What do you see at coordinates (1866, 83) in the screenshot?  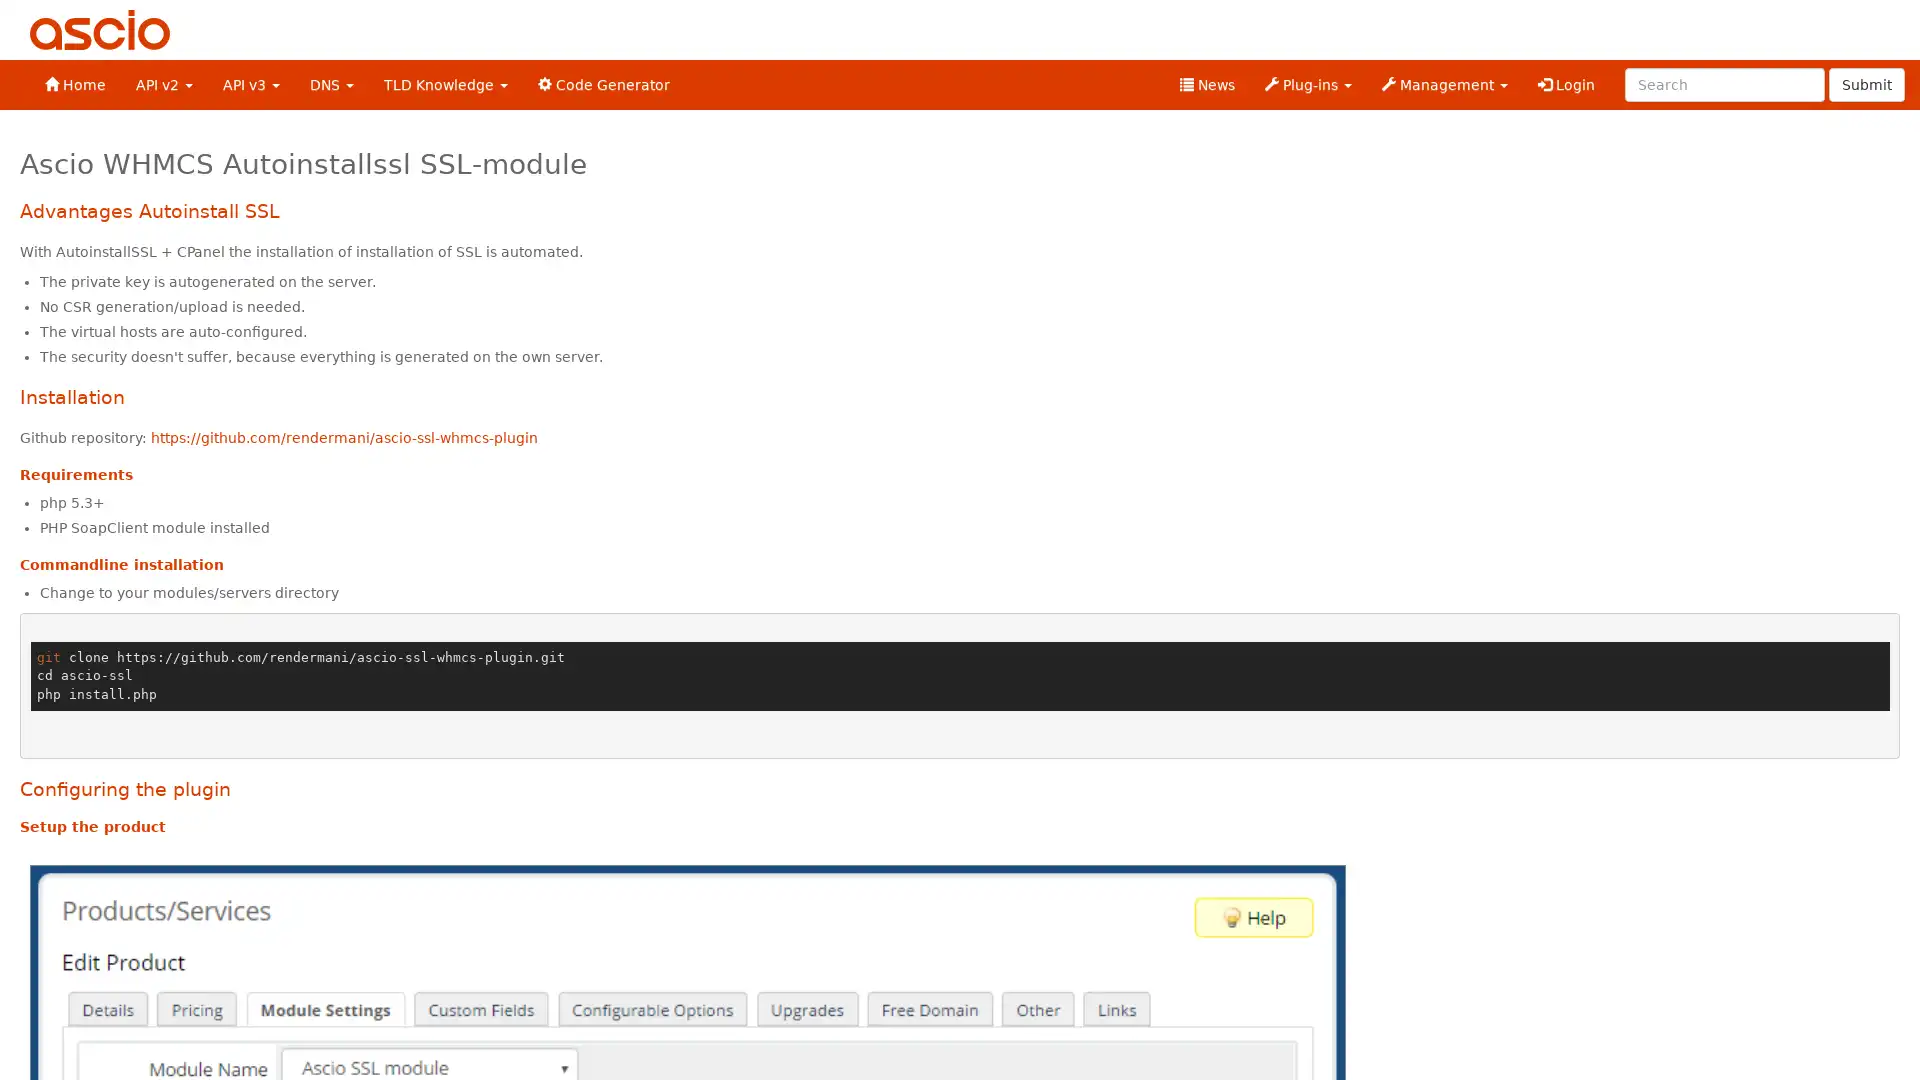 I see `Submit` at bounding box center [1866, 83].